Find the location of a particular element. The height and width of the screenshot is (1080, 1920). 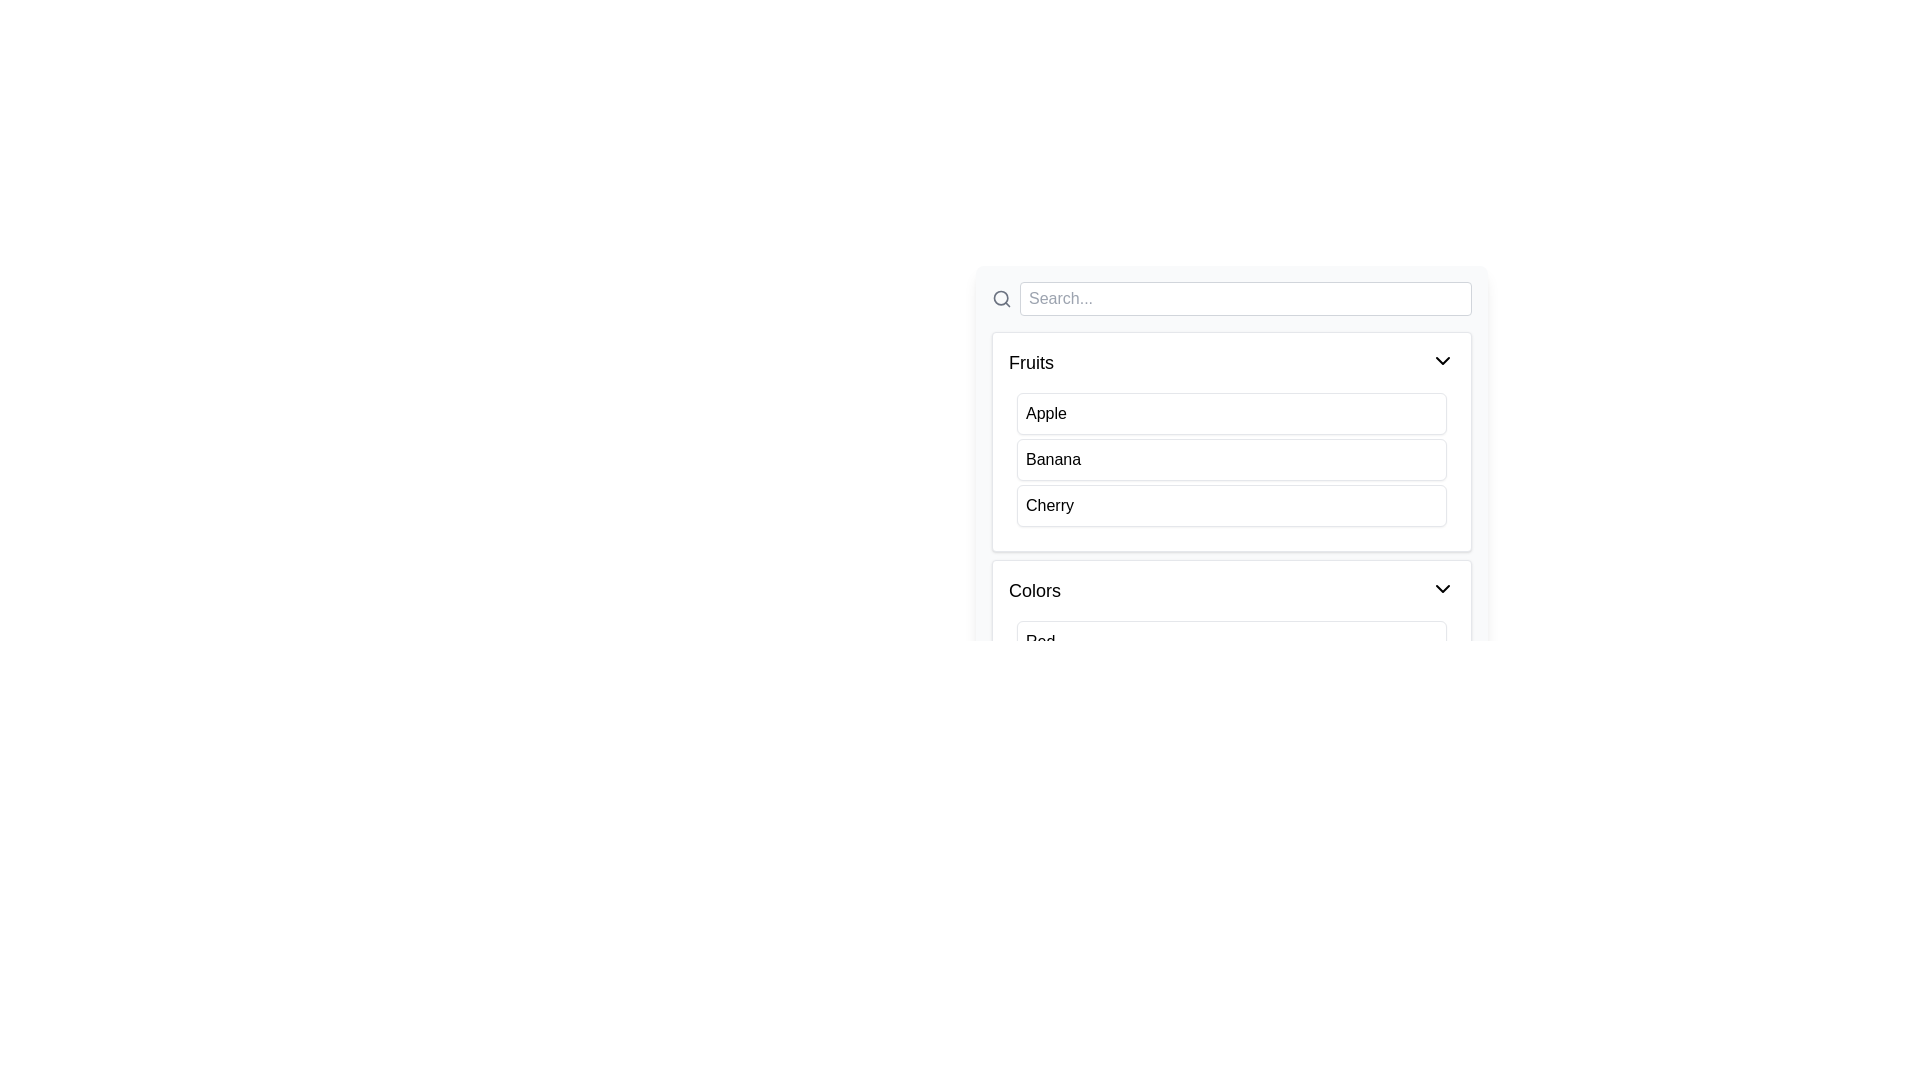

the 'Cherry' button, which is the third item in the 'Fruits' category list is located at coordinates (1231, 504).